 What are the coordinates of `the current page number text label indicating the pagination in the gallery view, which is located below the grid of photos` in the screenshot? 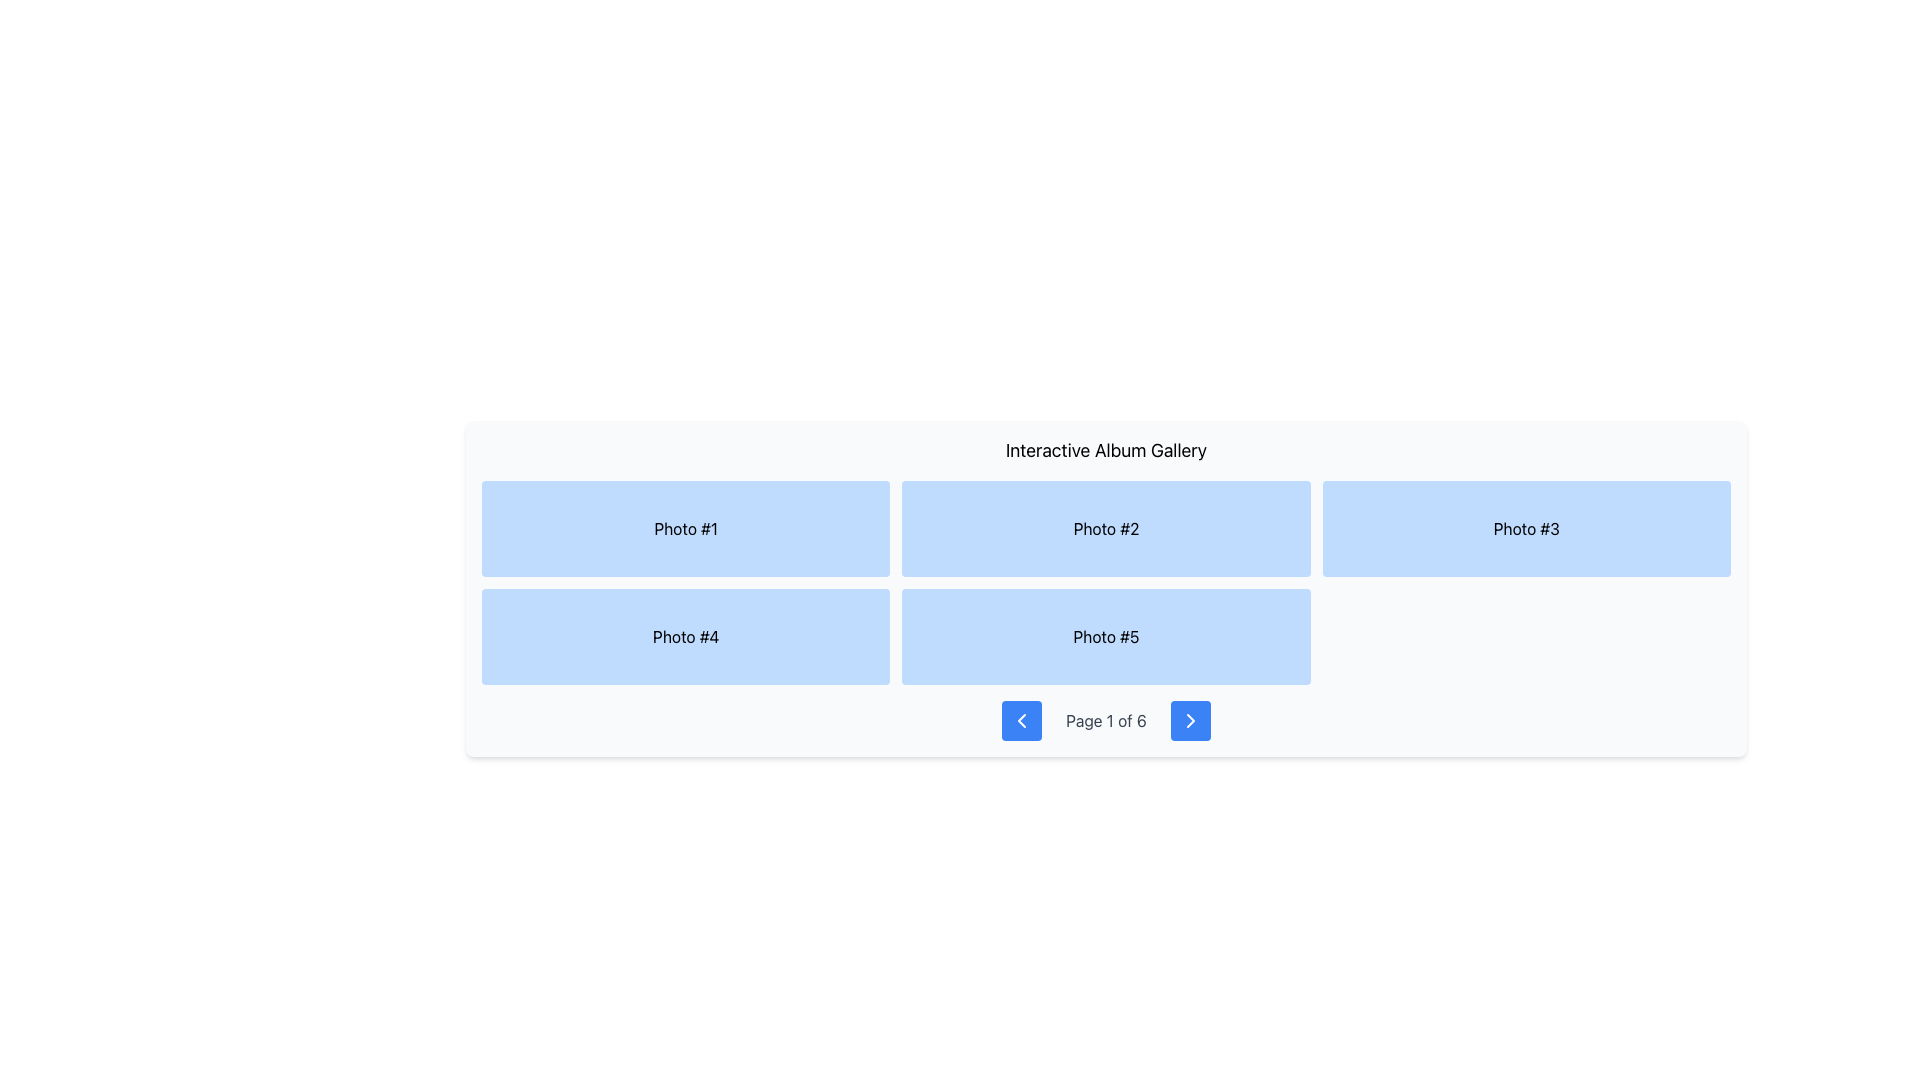 It's located at (1105, 721).